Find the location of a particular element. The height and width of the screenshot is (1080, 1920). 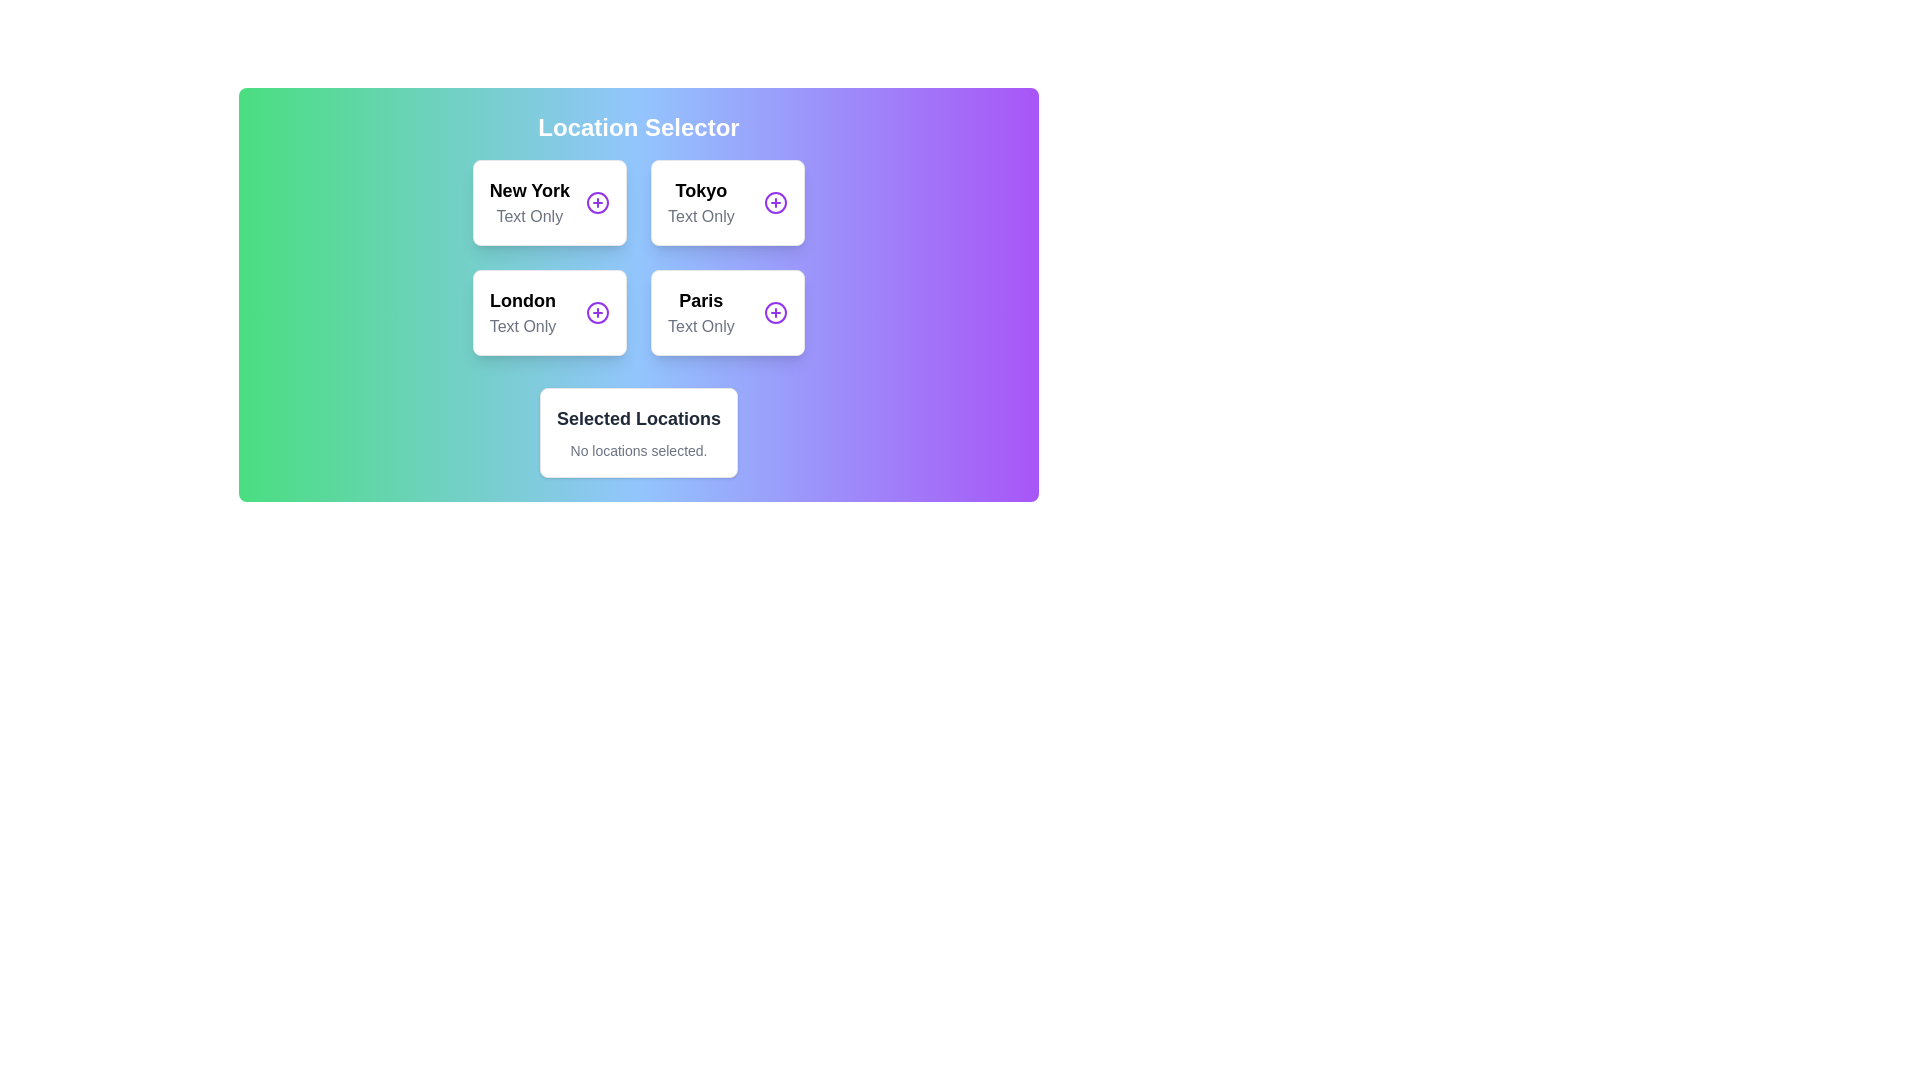

the Text Label displaying 'Text Only' in gray color, which is located directly beneath the title 'New York' in the top-left card of the grid is located at coordinates (529, 216).